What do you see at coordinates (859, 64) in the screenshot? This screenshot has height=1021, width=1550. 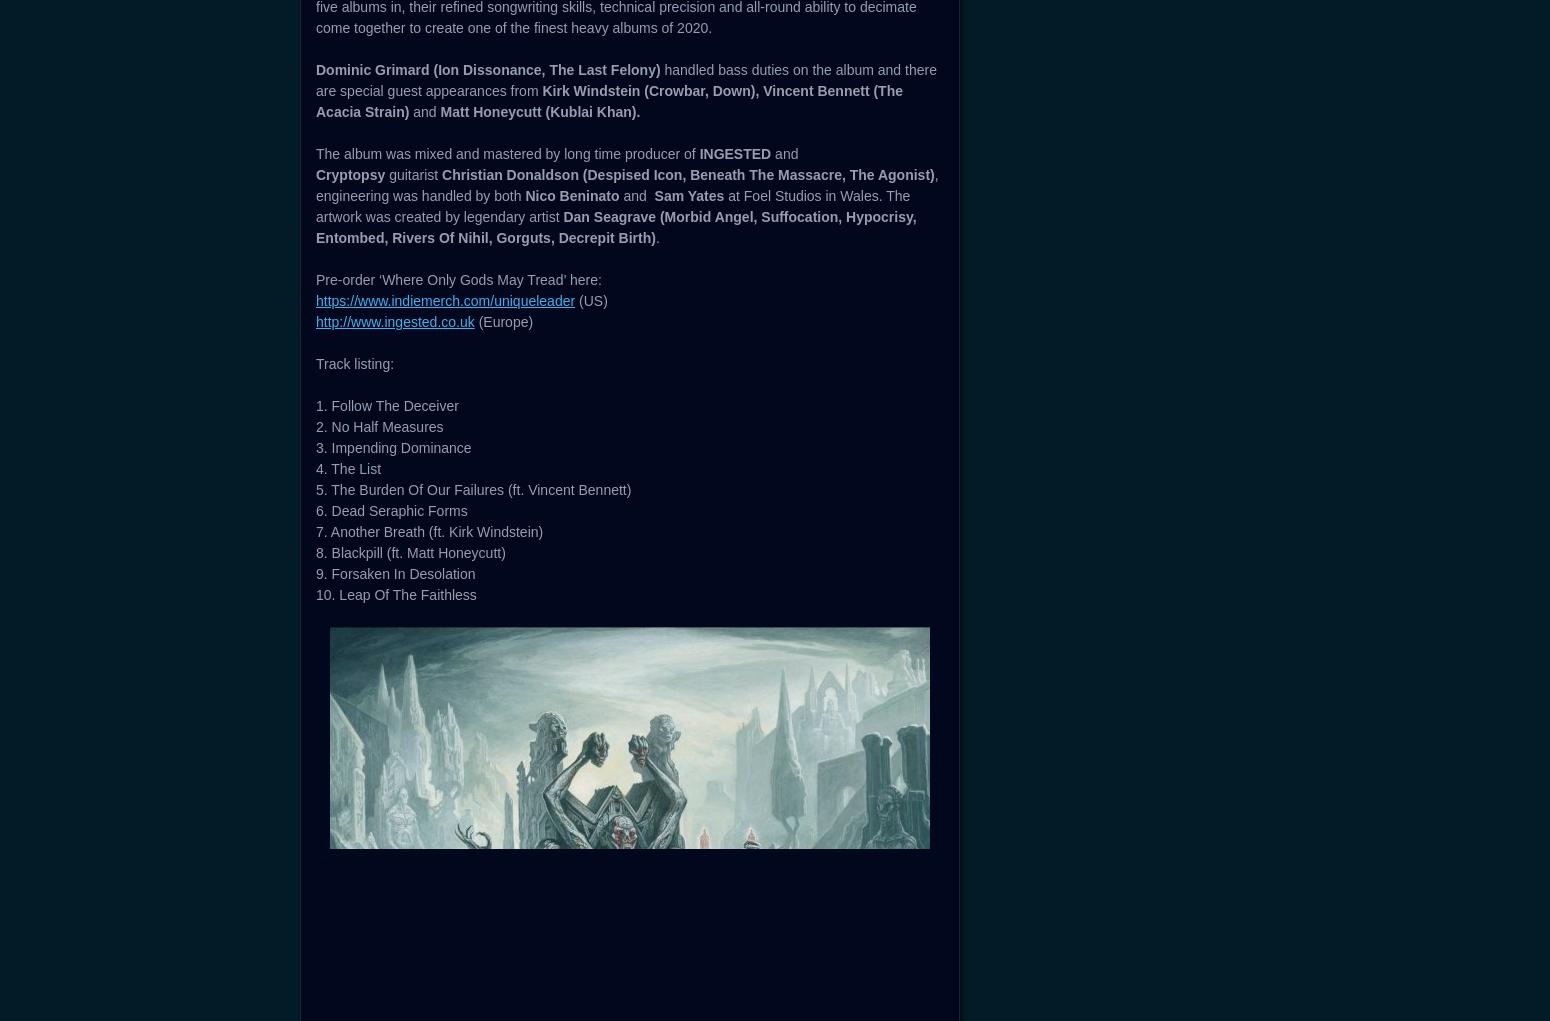 I see `'bassist'` at bounding box center [859, 64].